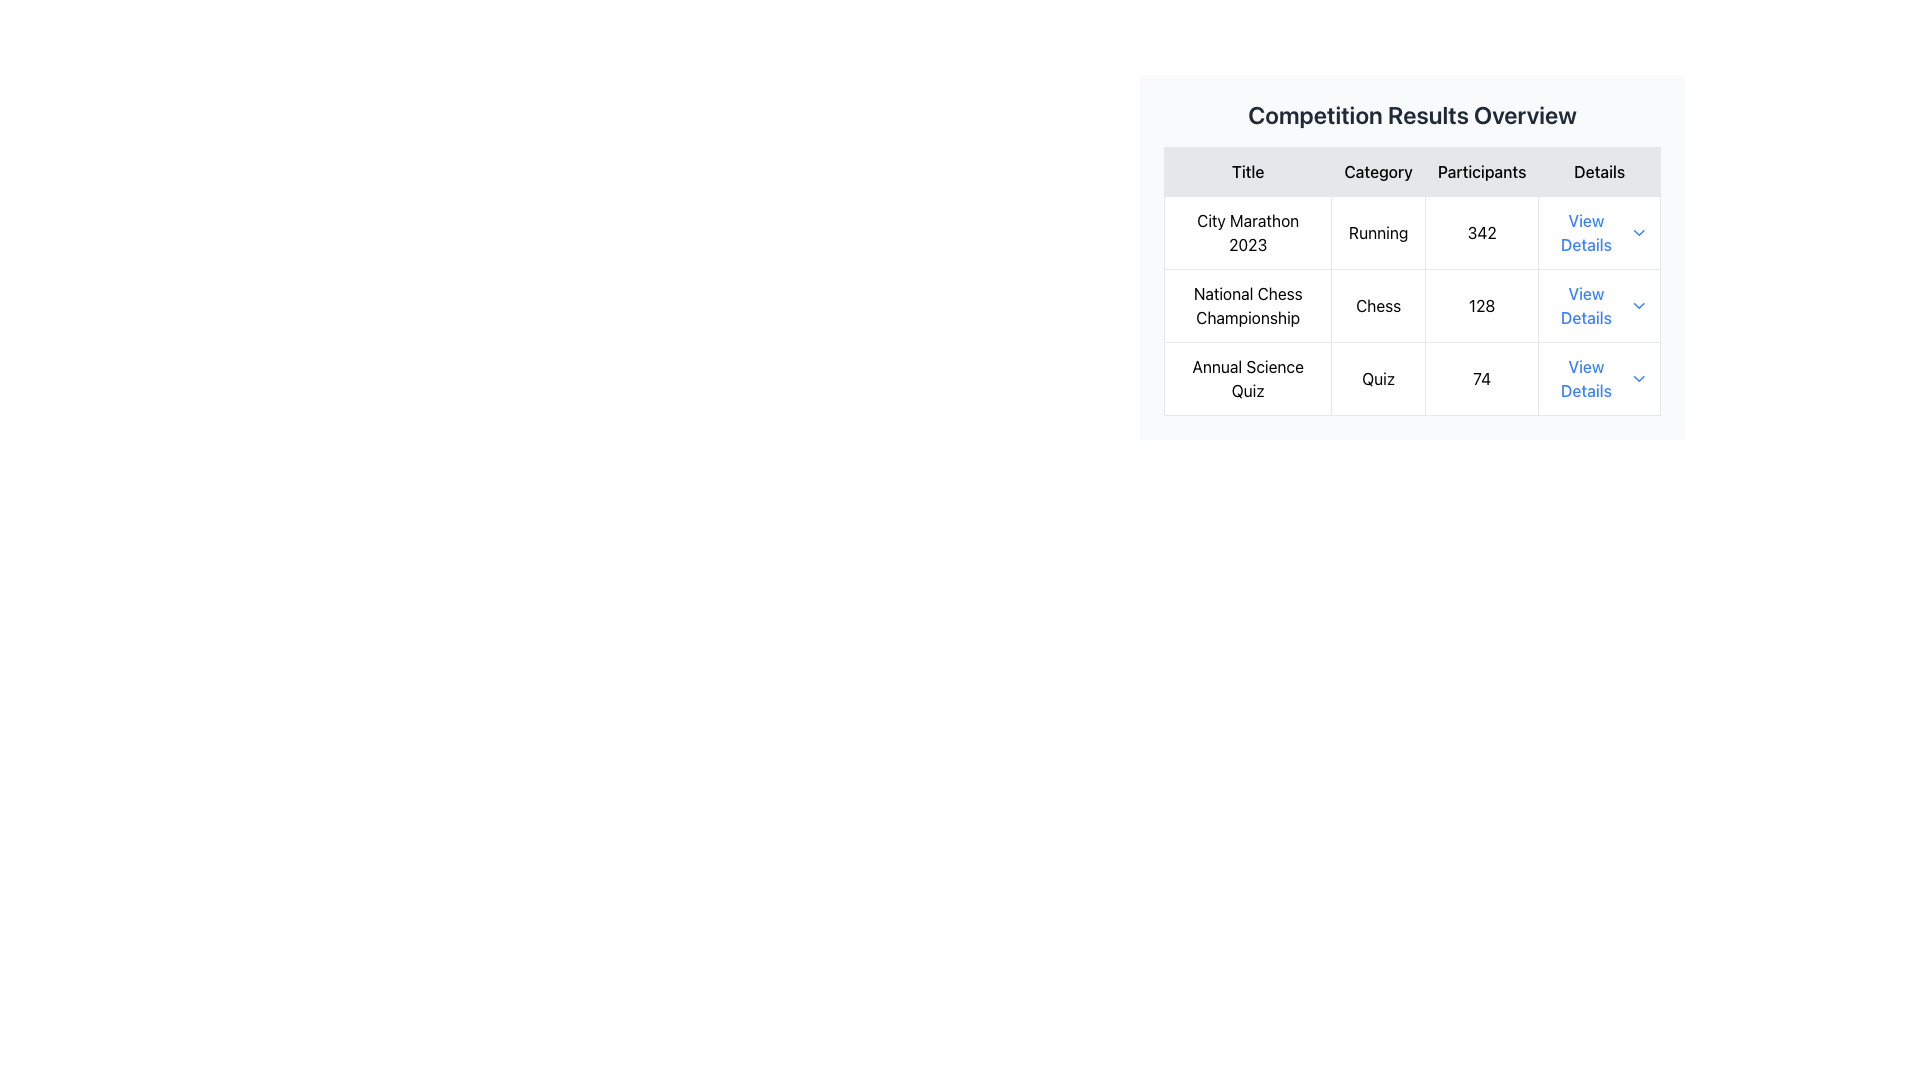  Describe the element at coordinates (1377, 231) in the screenshot. I see `the 'Running' category text in the second column of the event table, which is positioned between 'City Marathon 2023' and '342'` at that location.